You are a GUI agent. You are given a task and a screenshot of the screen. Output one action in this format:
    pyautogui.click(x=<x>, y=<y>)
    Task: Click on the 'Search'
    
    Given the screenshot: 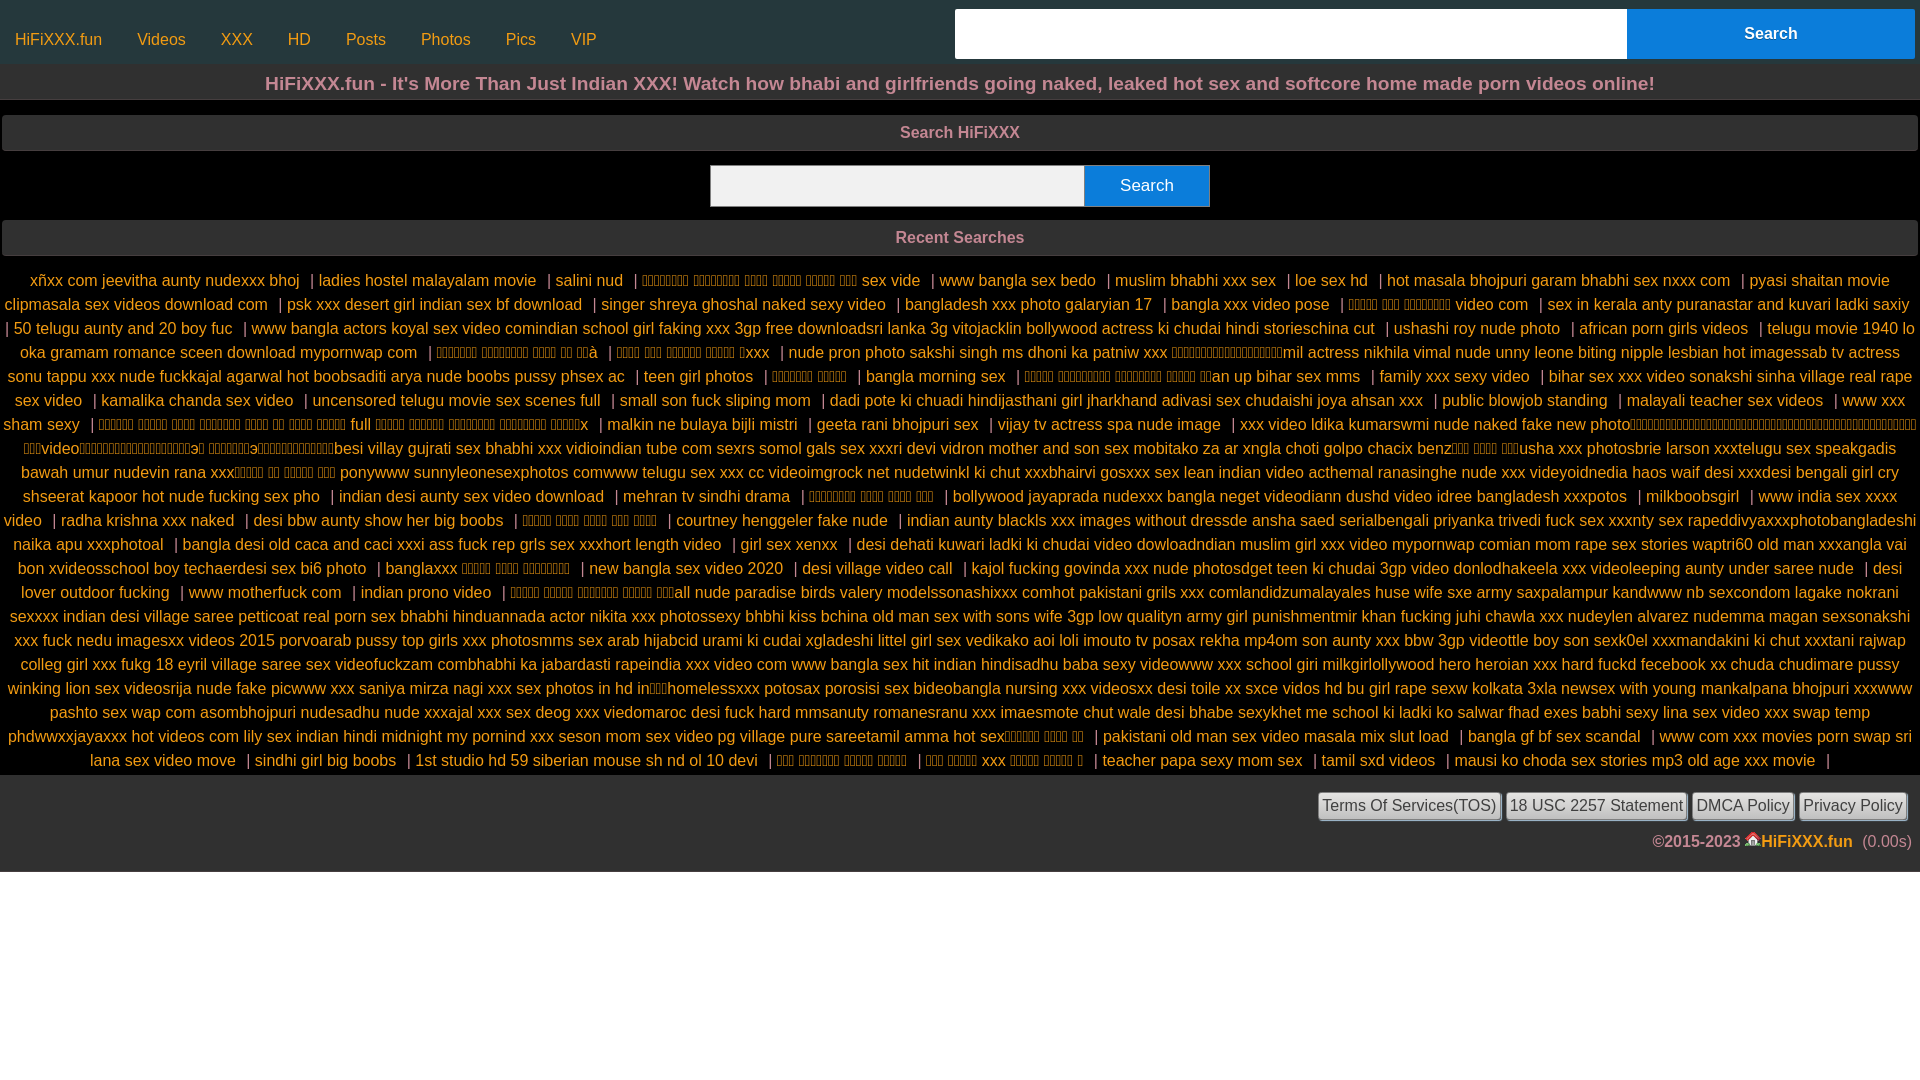 What is the action you would take?
    pyautogui.click(x=1147, y=185)
    